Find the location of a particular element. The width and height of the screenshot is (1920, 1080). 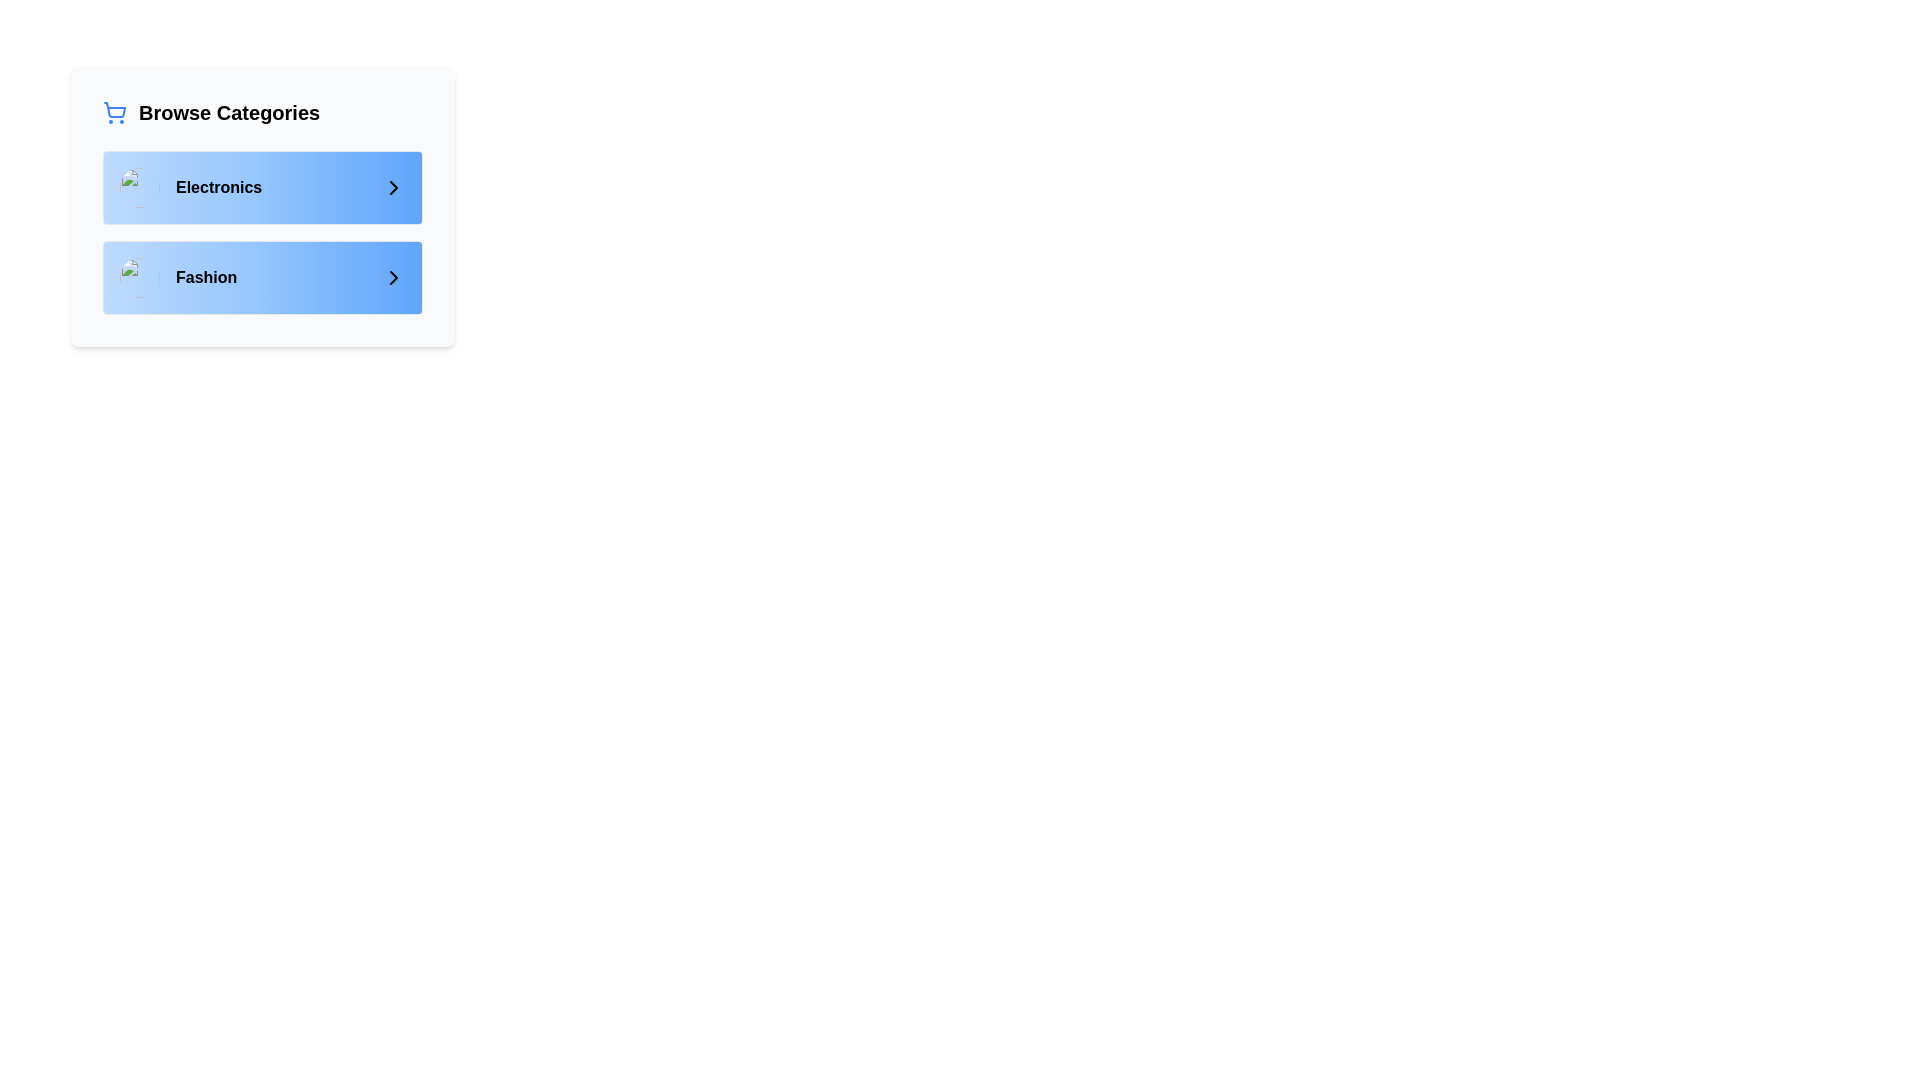

the 'Fashion' category list item, which features a circular image on the left and the word 'Fashion' in bold on the right, located in a light blue rectangular area is located at coordinates (178, 277).